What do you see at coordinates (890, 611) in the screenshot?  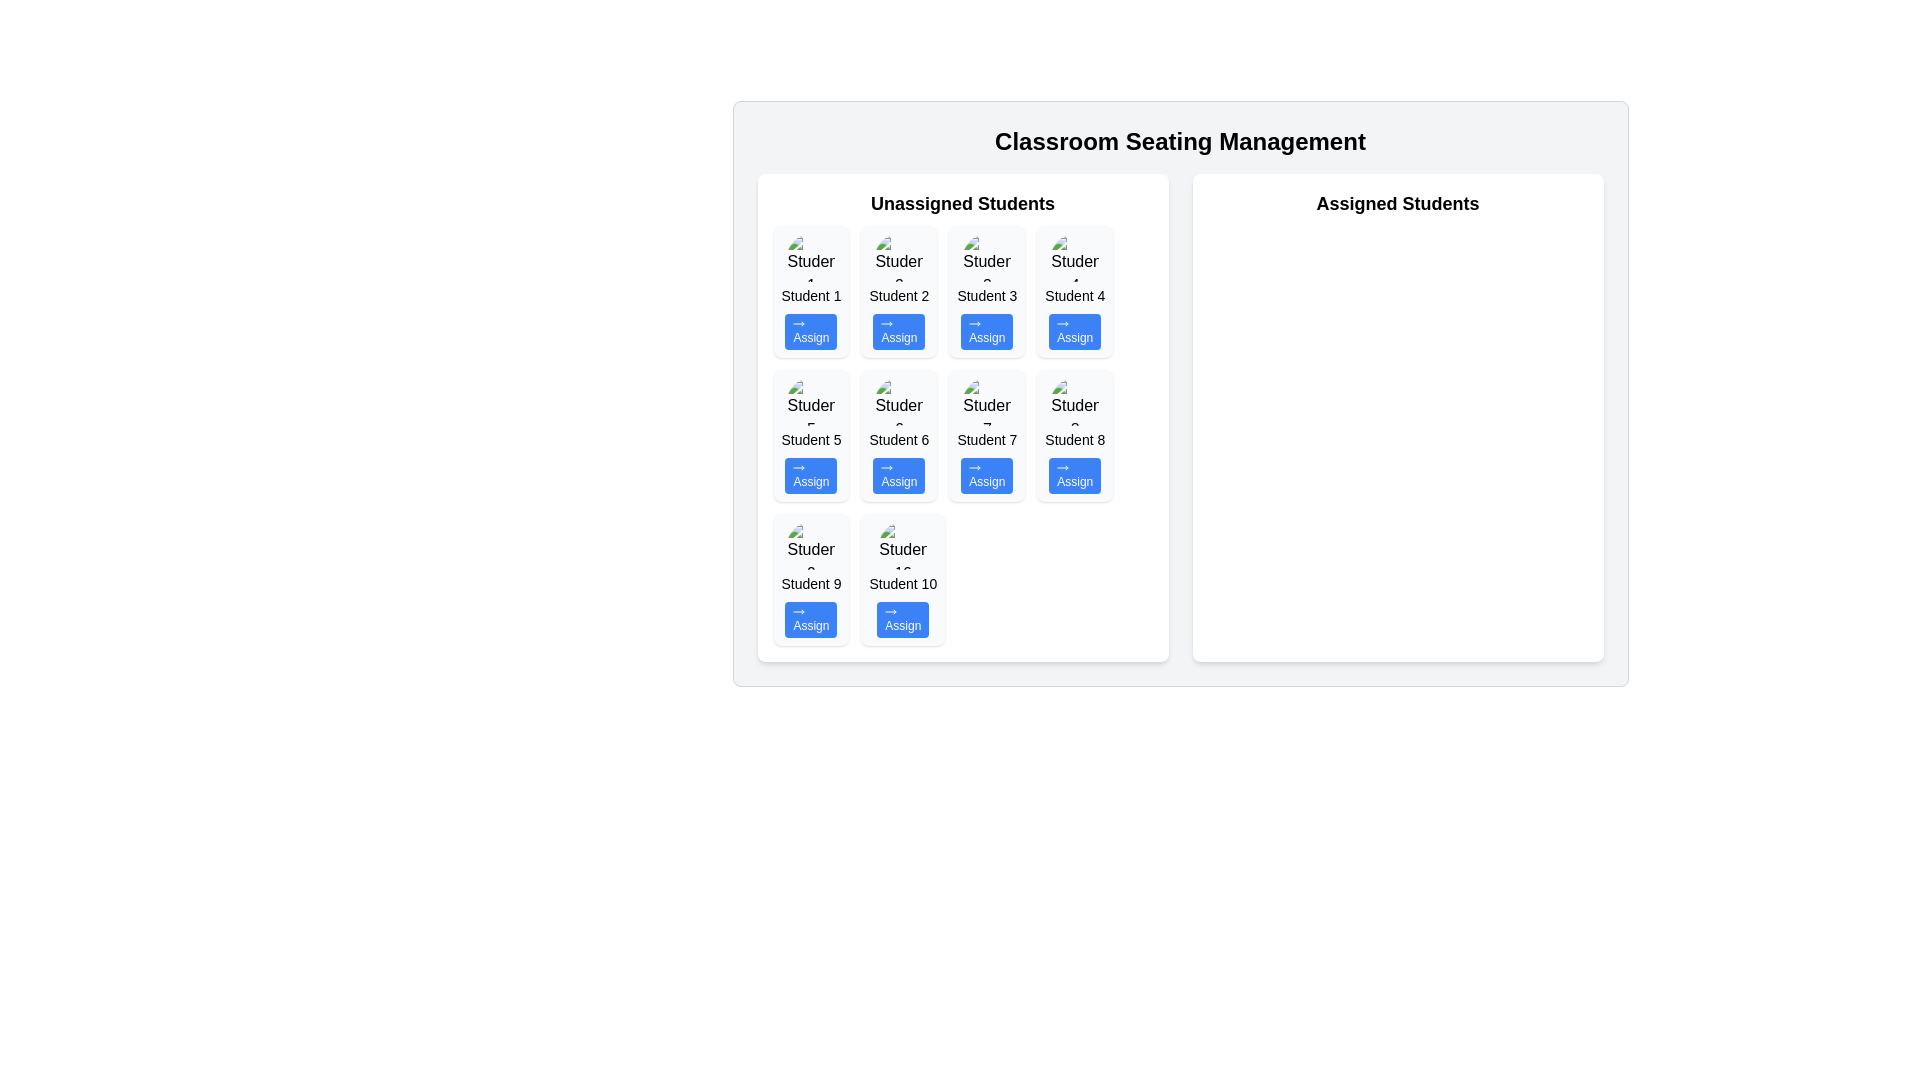 I see `the rightward-pointing arrow icon (lucide-move-right) located within the blue 'Assign' button for 'Student 10' in the 'Unassigned Students' section` at bounding box center [890, 611].